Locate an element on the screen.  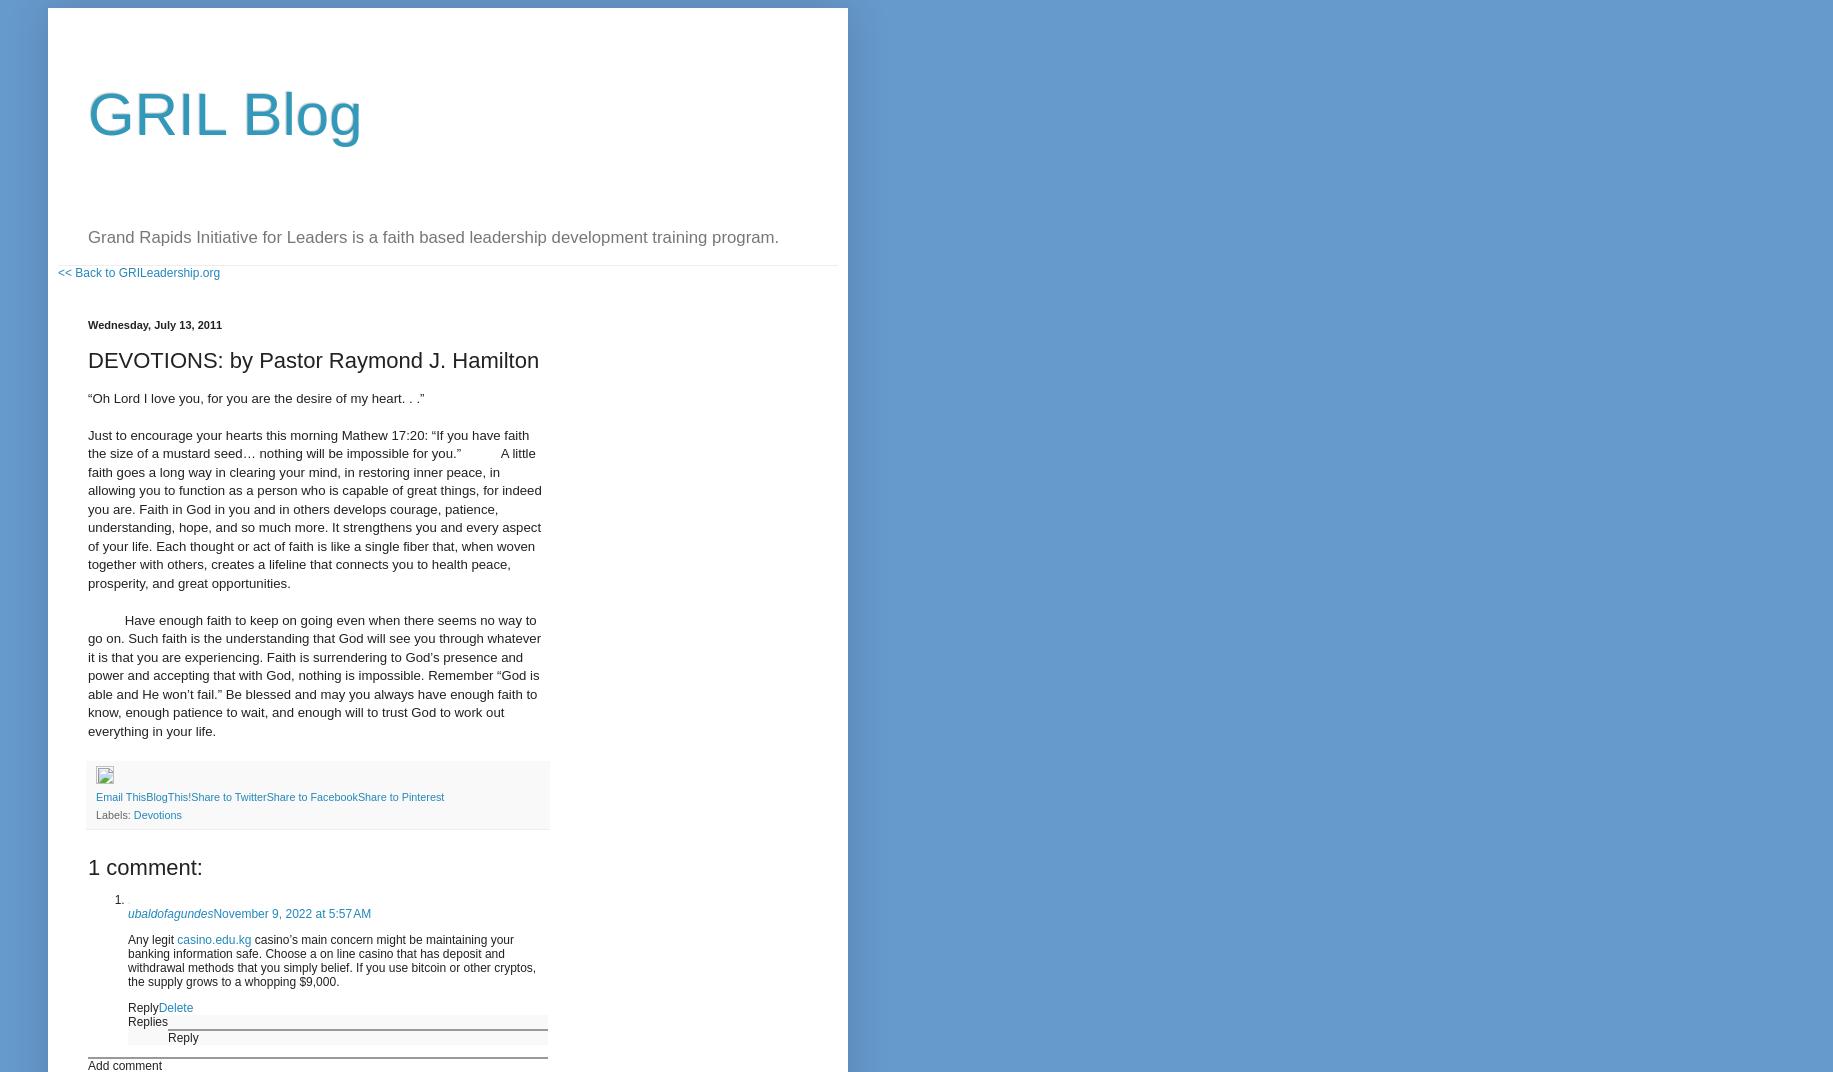
'Devotions' is located at coordinates (156, 812).